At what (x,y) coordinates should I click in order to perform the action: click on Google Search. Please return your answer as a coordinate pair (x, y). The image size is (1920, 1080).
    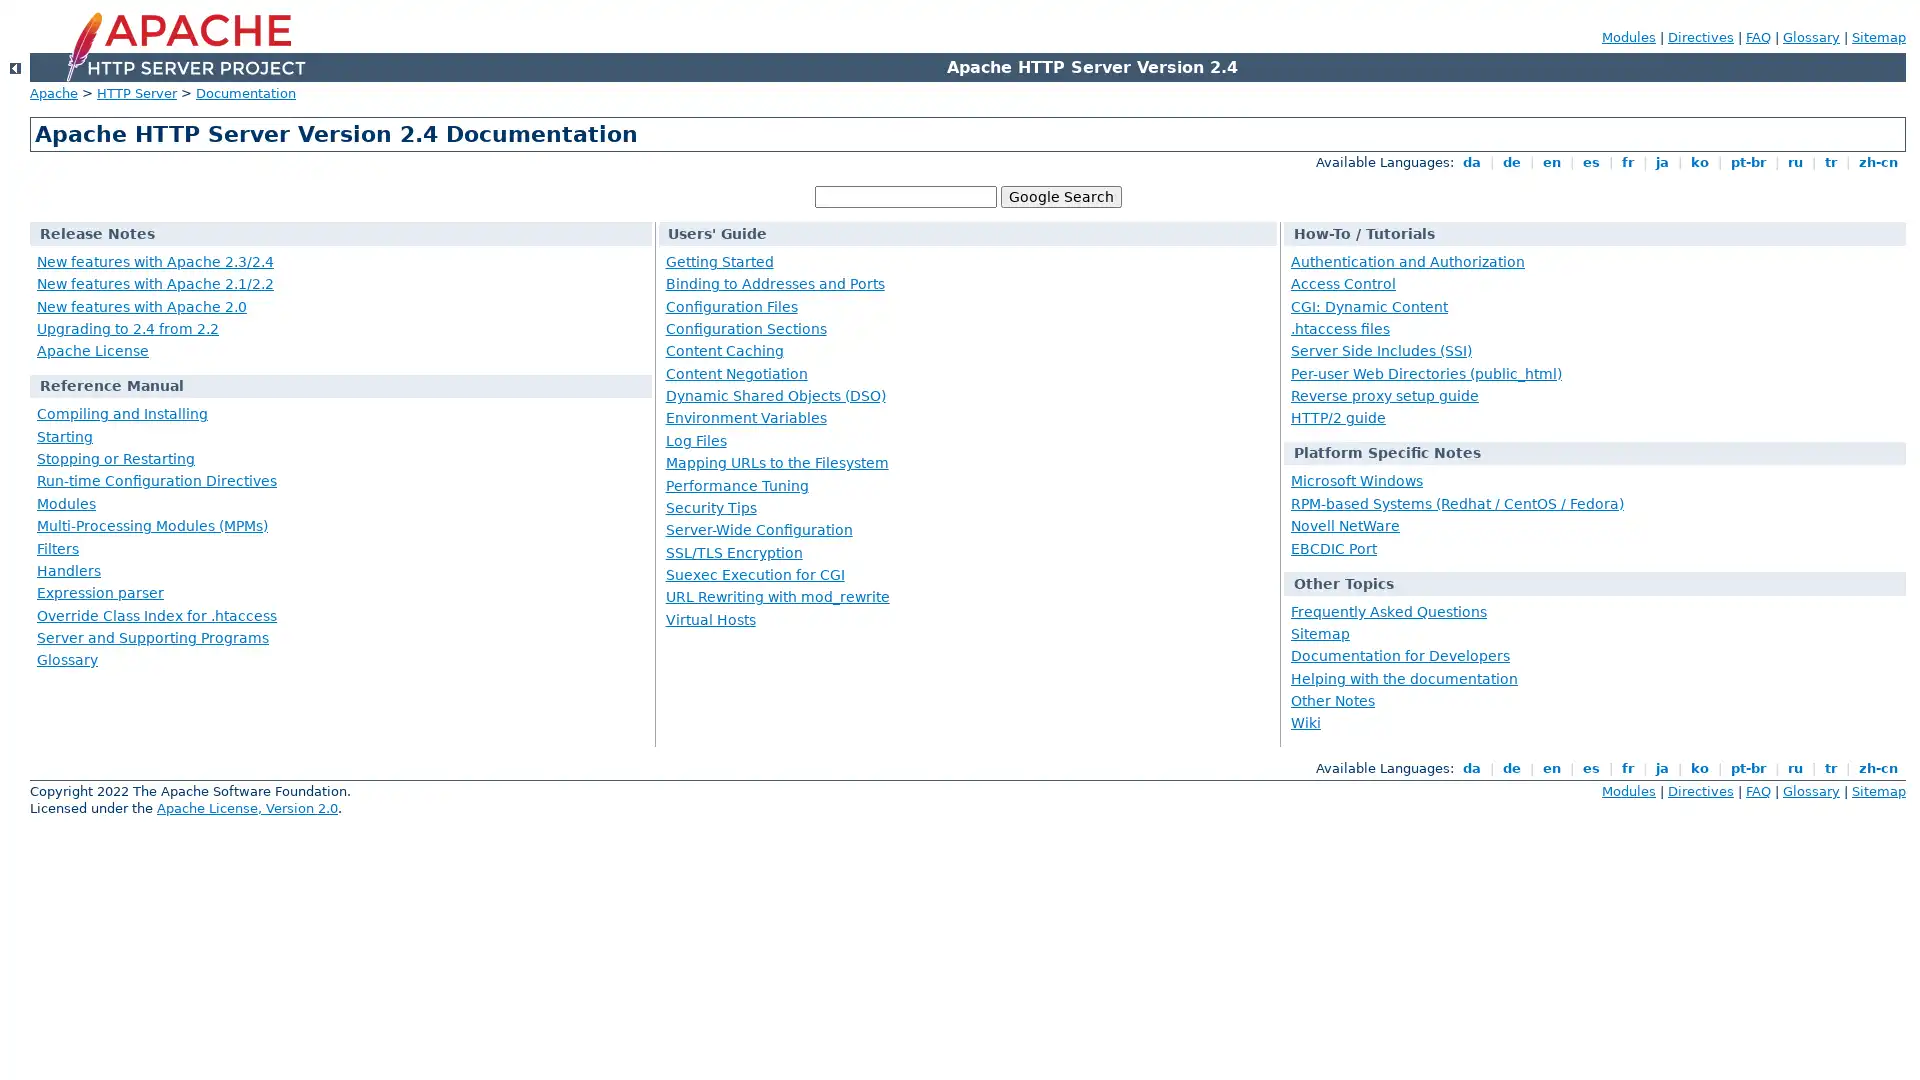
    Looking at the image, I should click on (1059, 196).